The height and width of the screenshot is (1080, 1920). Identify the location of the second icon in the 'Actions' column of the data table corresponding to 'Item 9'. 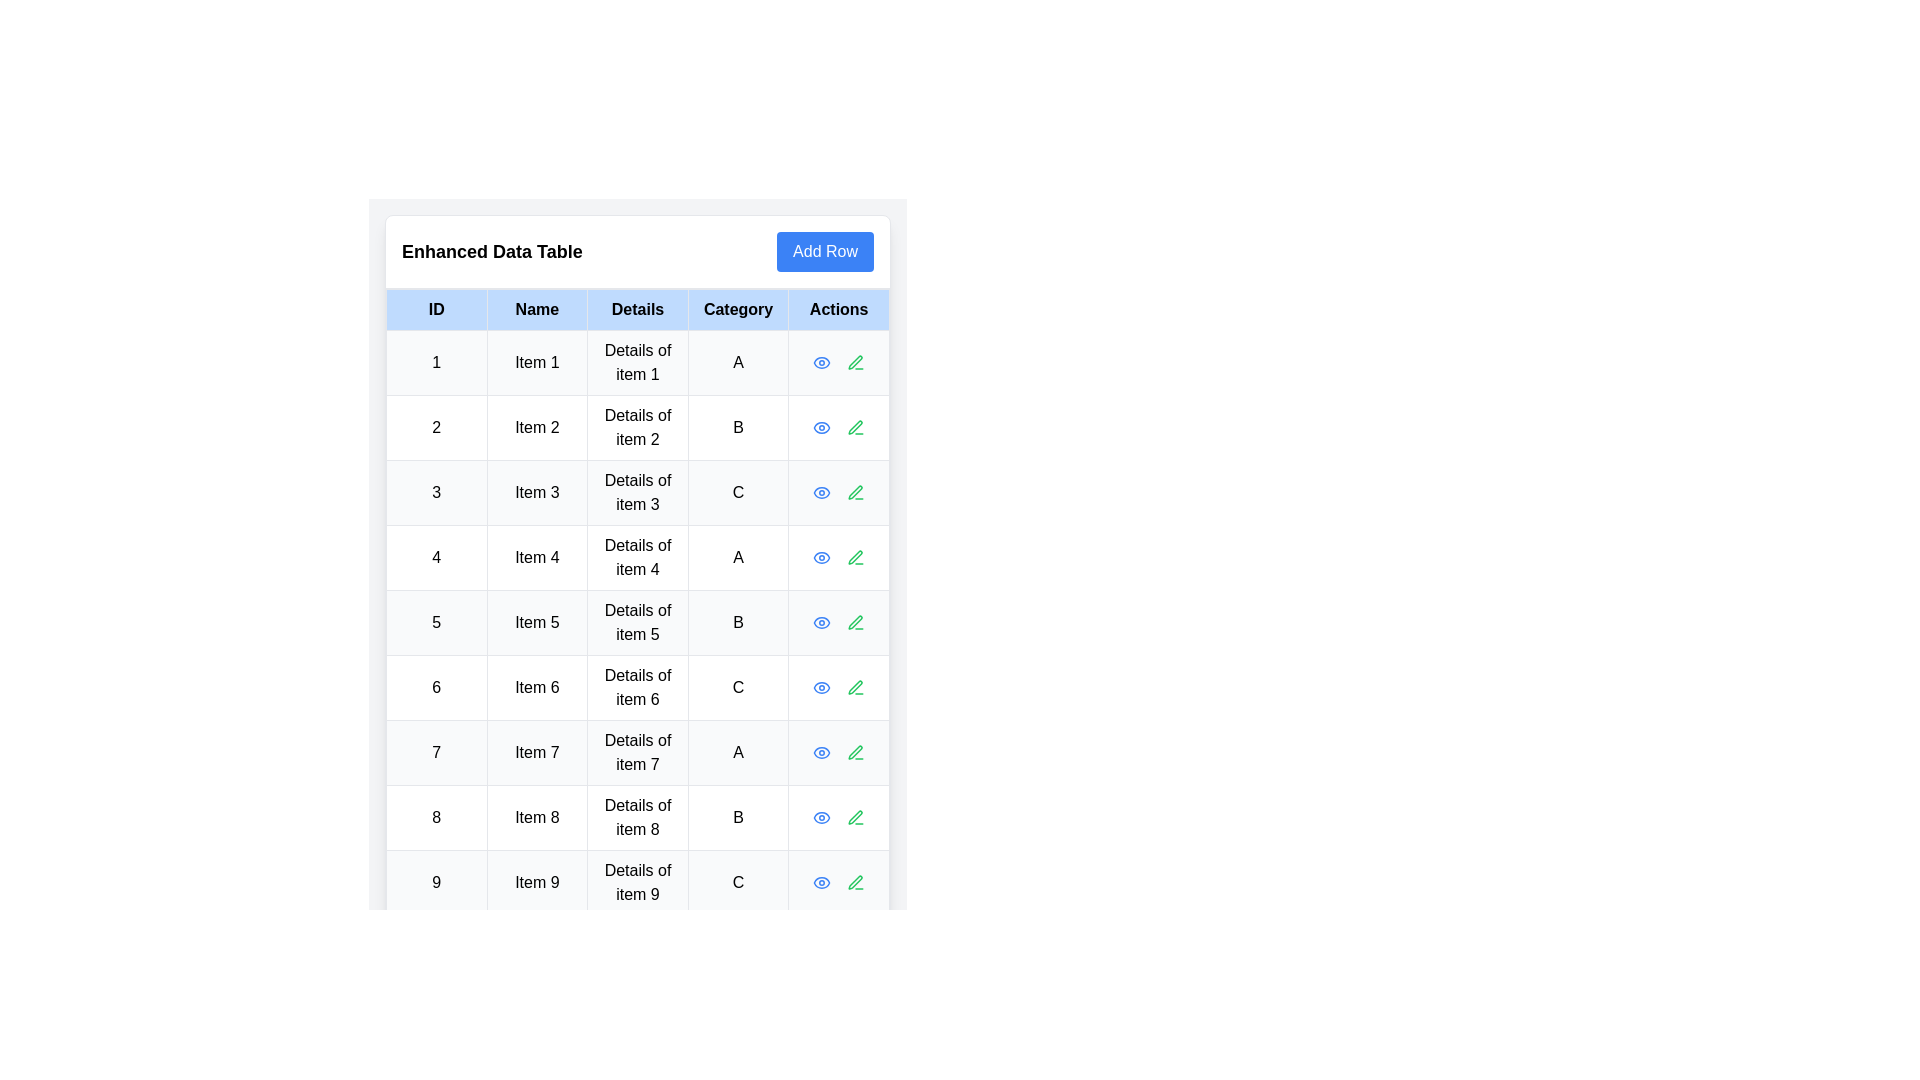
(856, 882).